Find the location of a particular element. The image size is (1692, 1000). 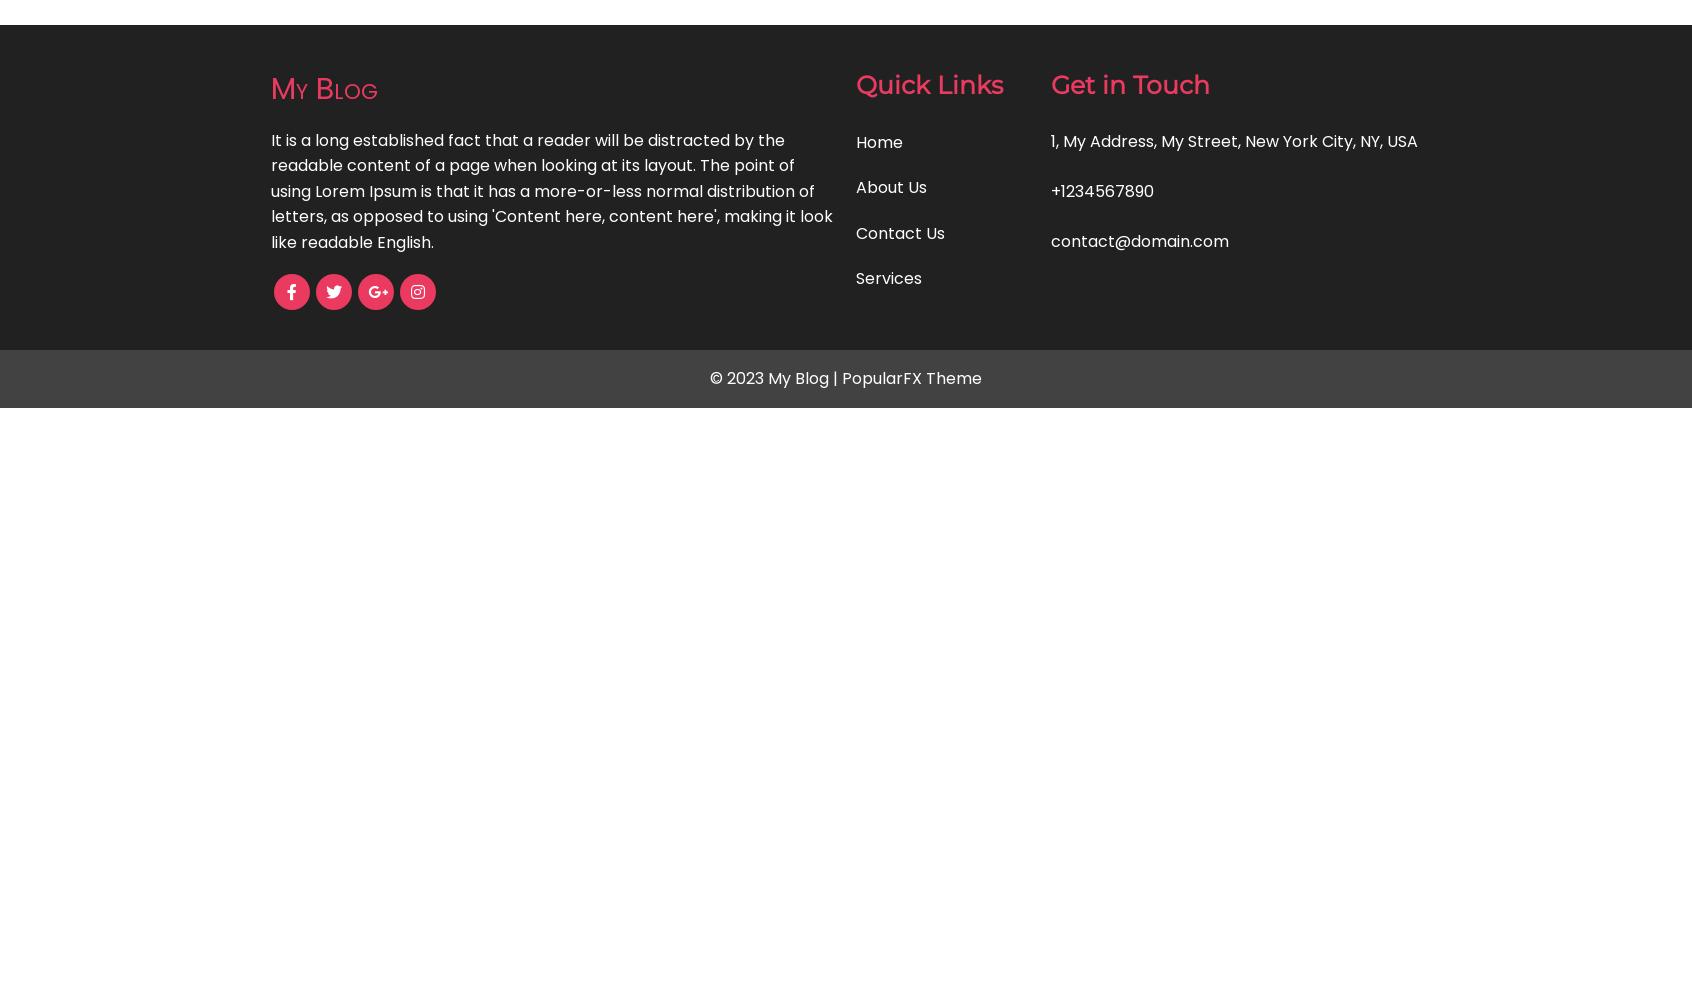

'PopularFX Theme' is located at coordinates (910, 378).